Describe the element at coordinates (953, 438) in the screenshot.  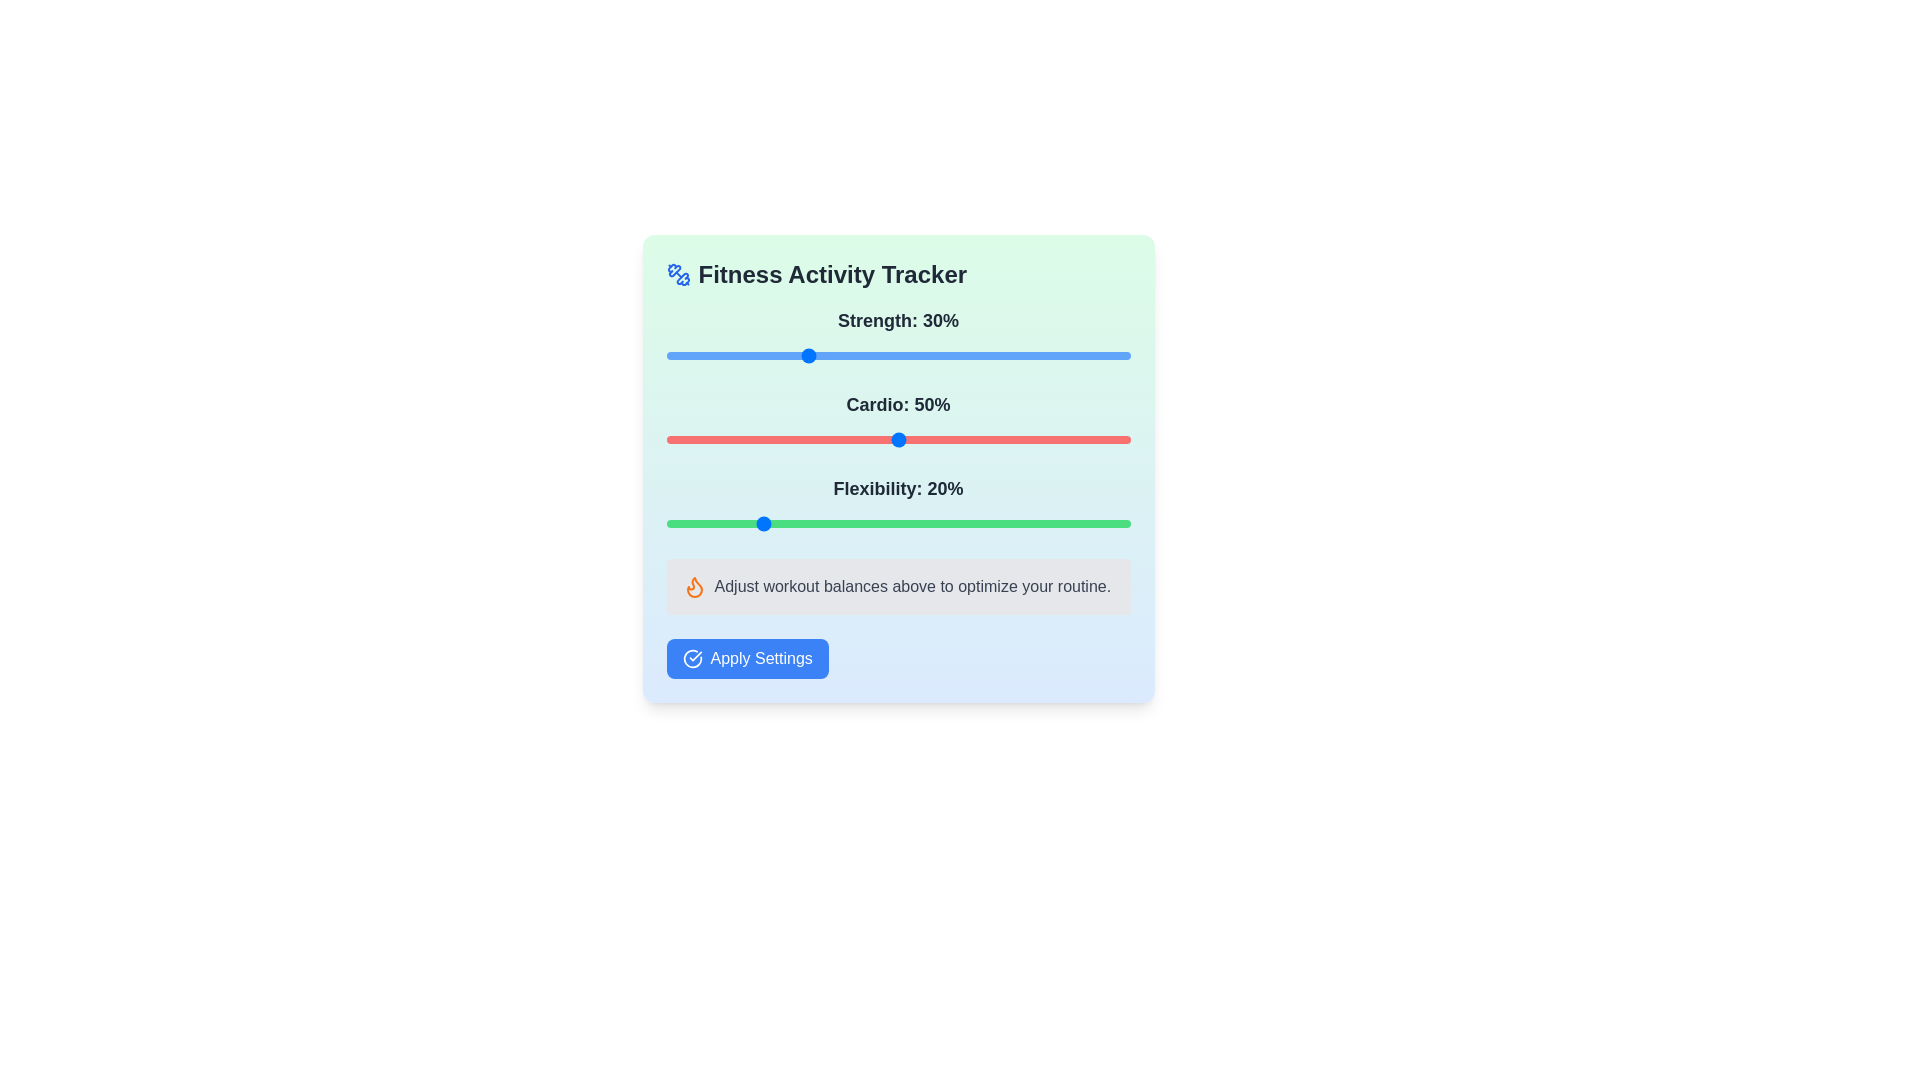
I see `the Cardio slider` at that location.